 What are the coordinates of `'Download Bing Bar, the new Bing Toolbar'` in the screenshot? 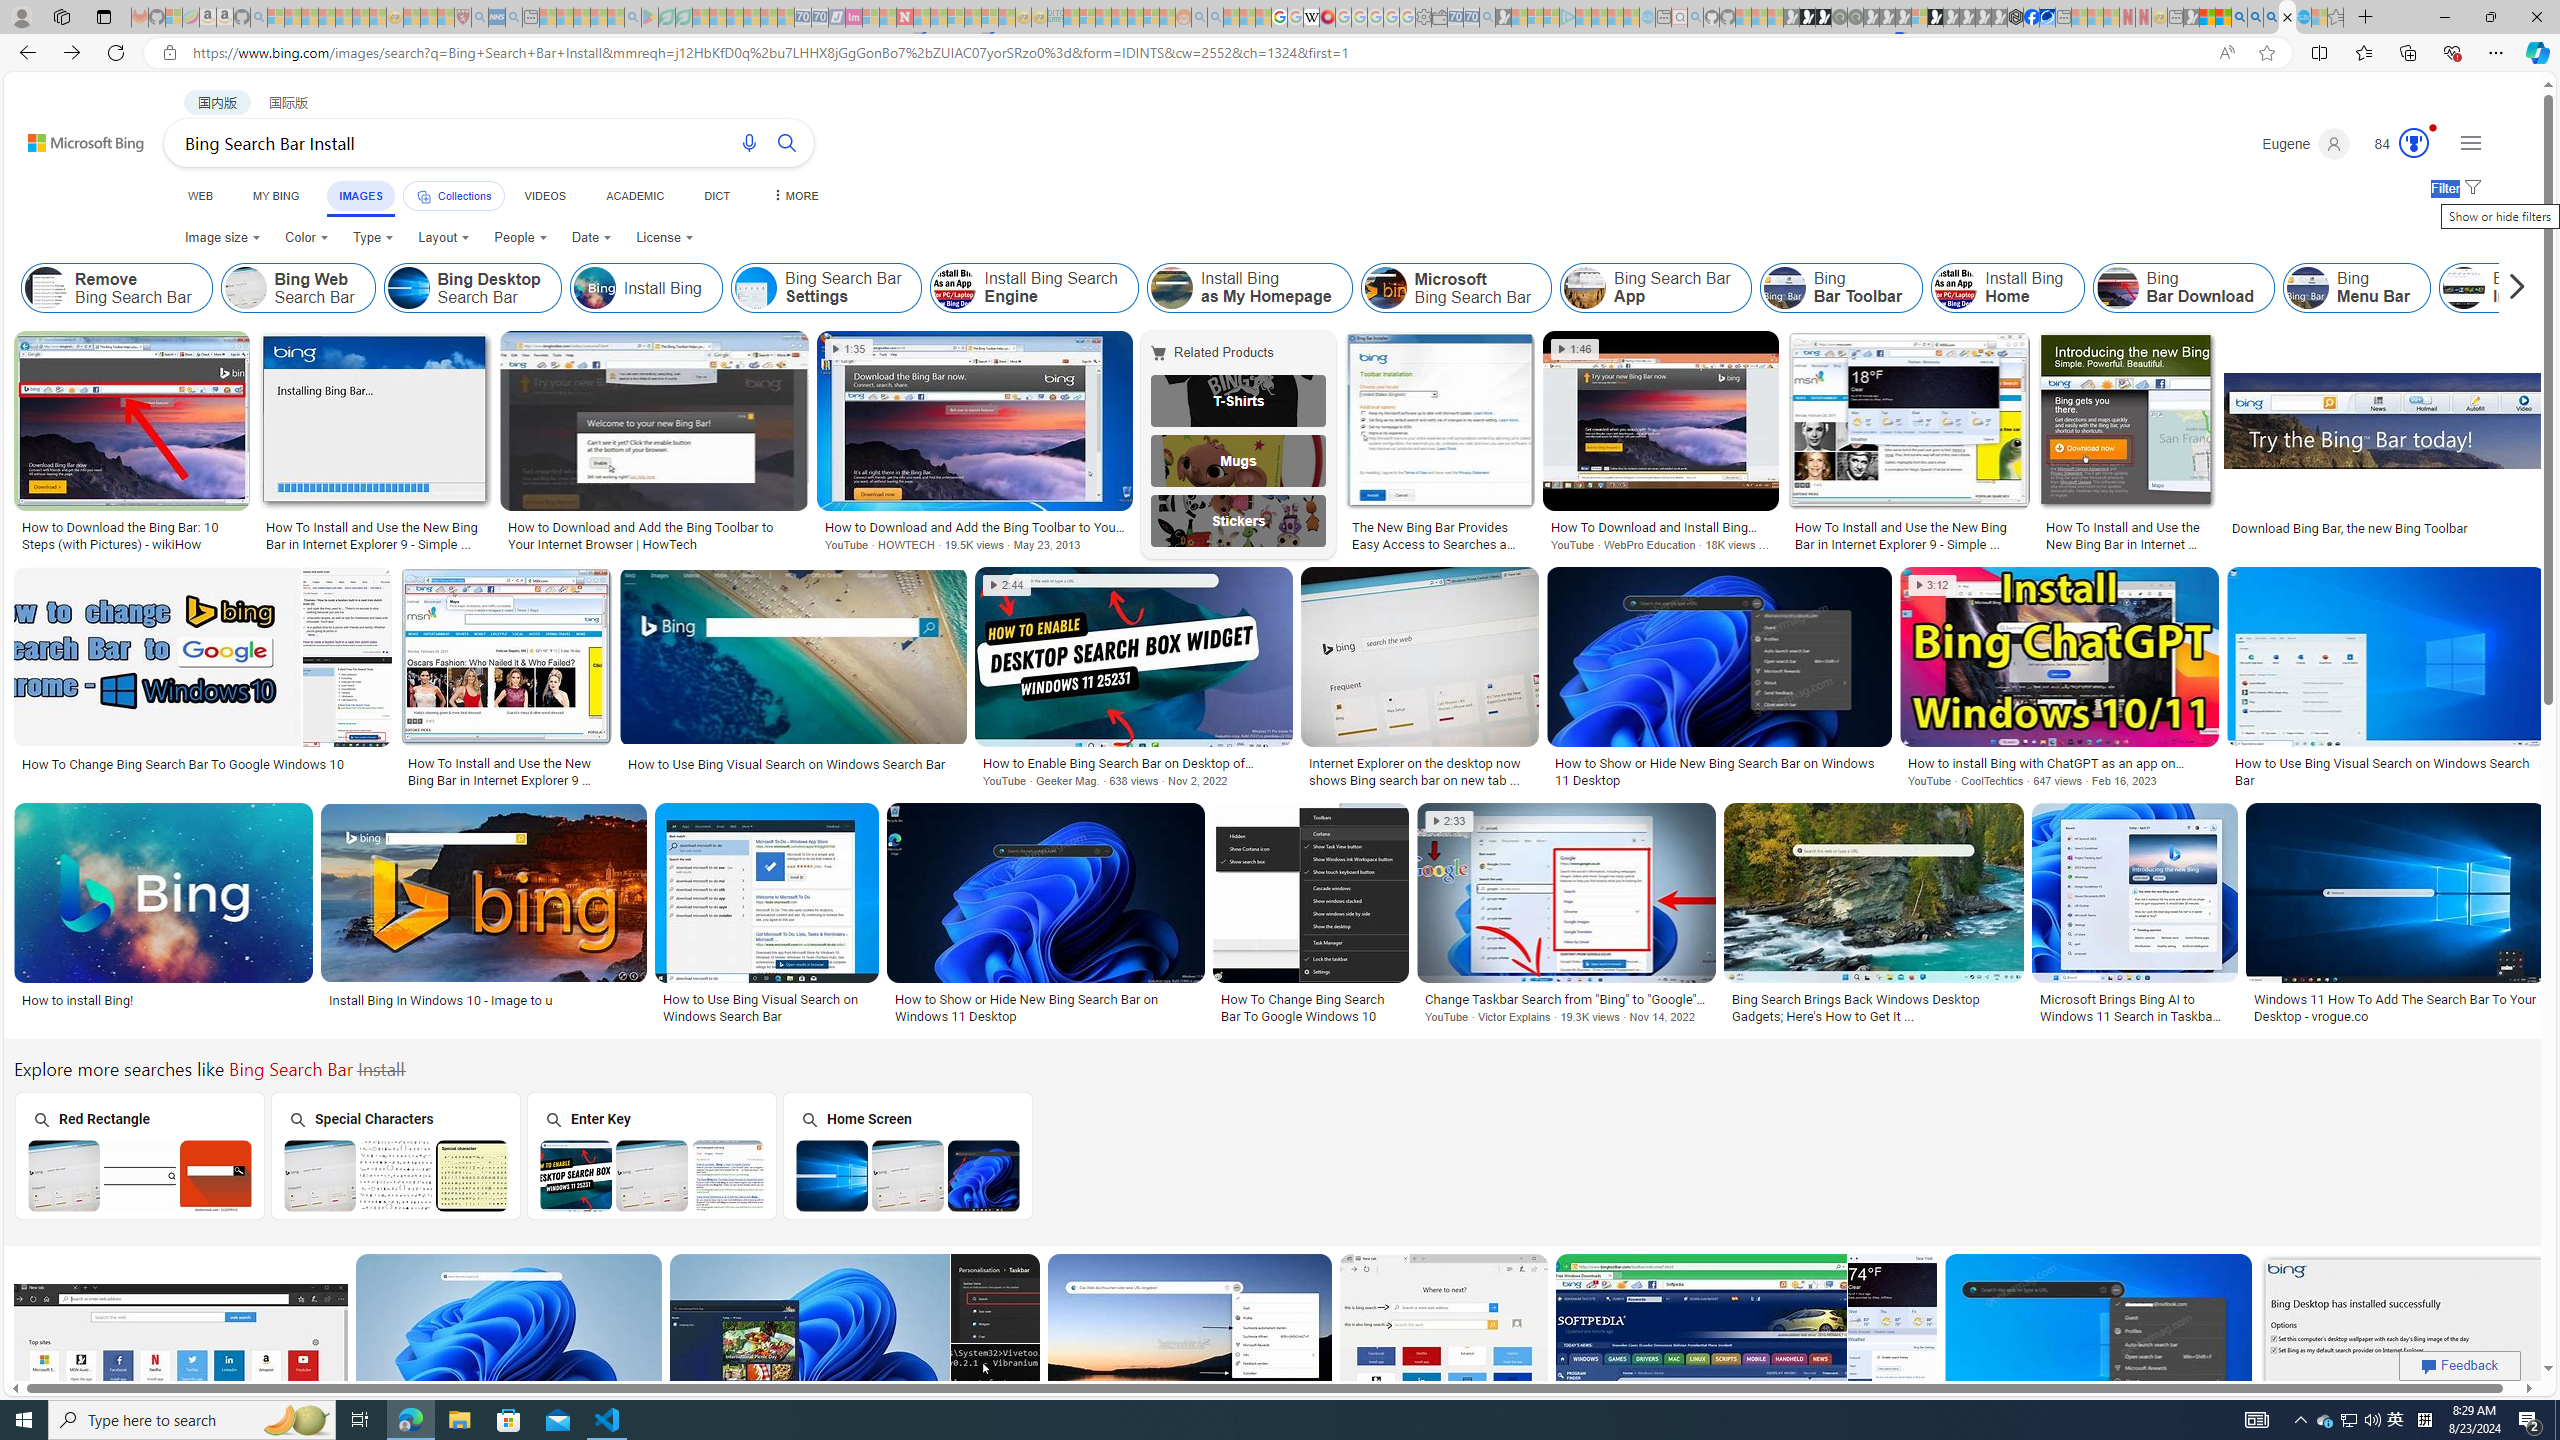 It's located at (2384, 526).